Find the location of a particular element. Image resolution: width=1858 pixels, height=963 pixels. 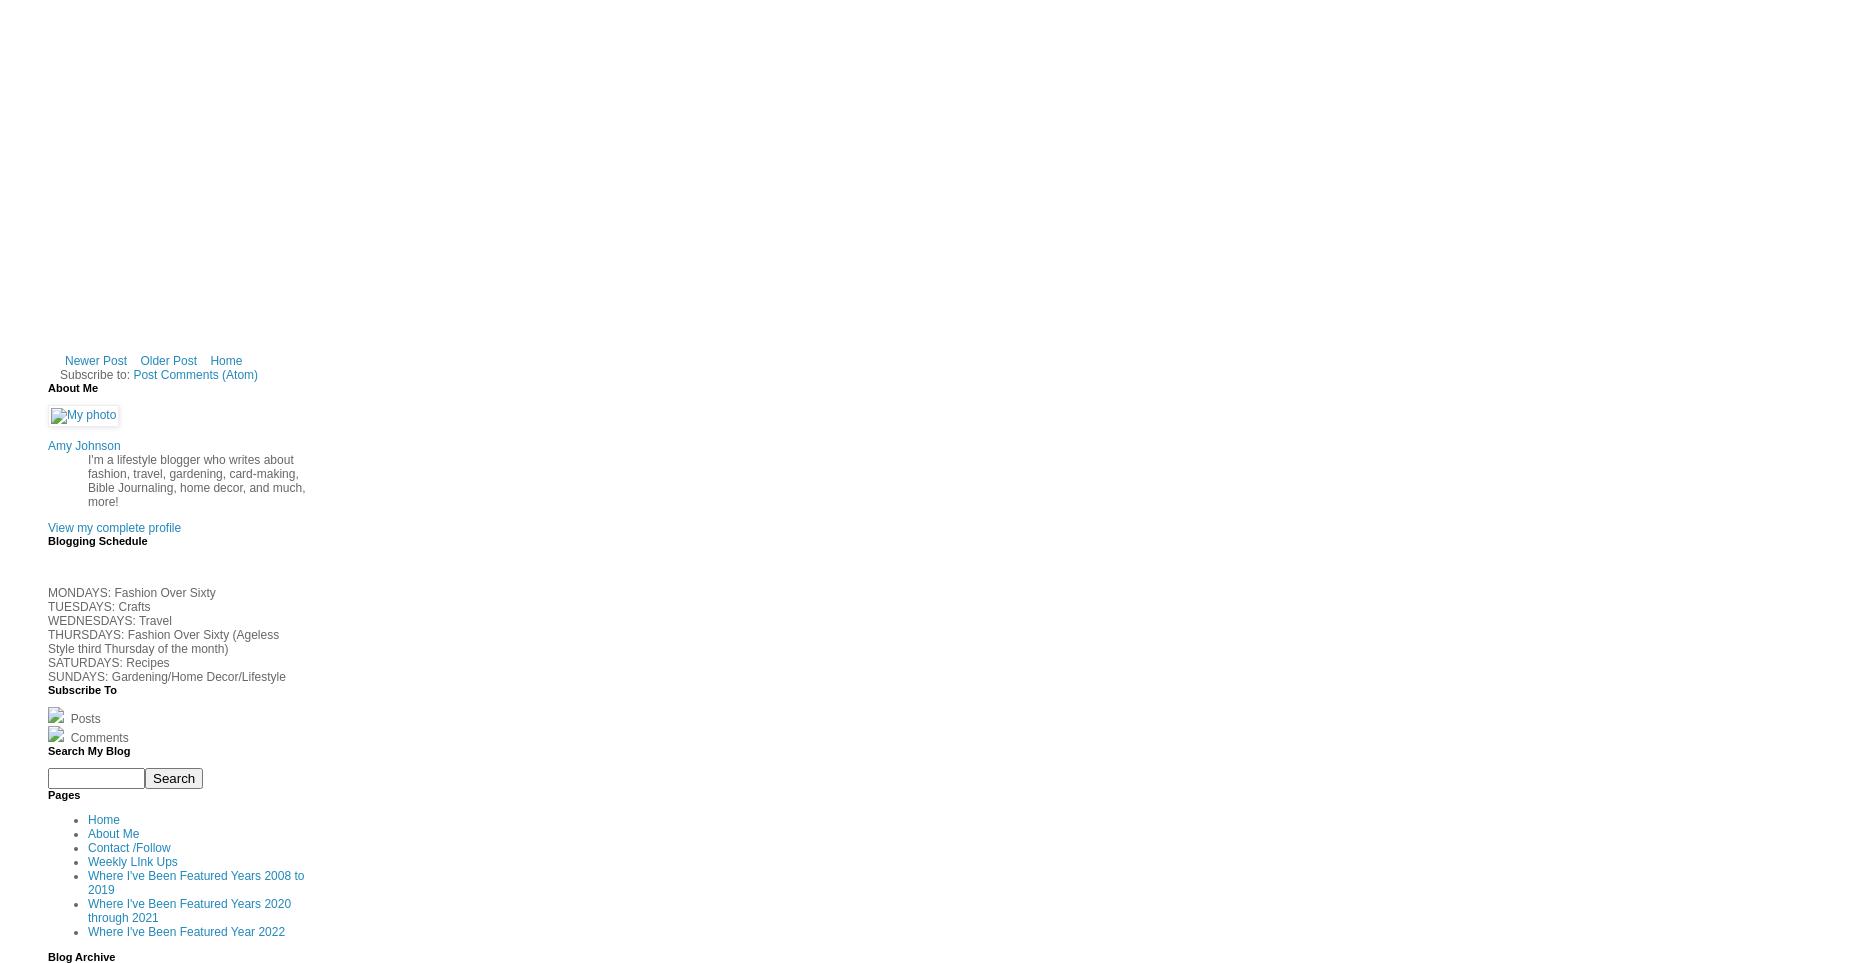

'Where I've Been Featured Years 2020 through 2021' is located at coordinates (87, 909).